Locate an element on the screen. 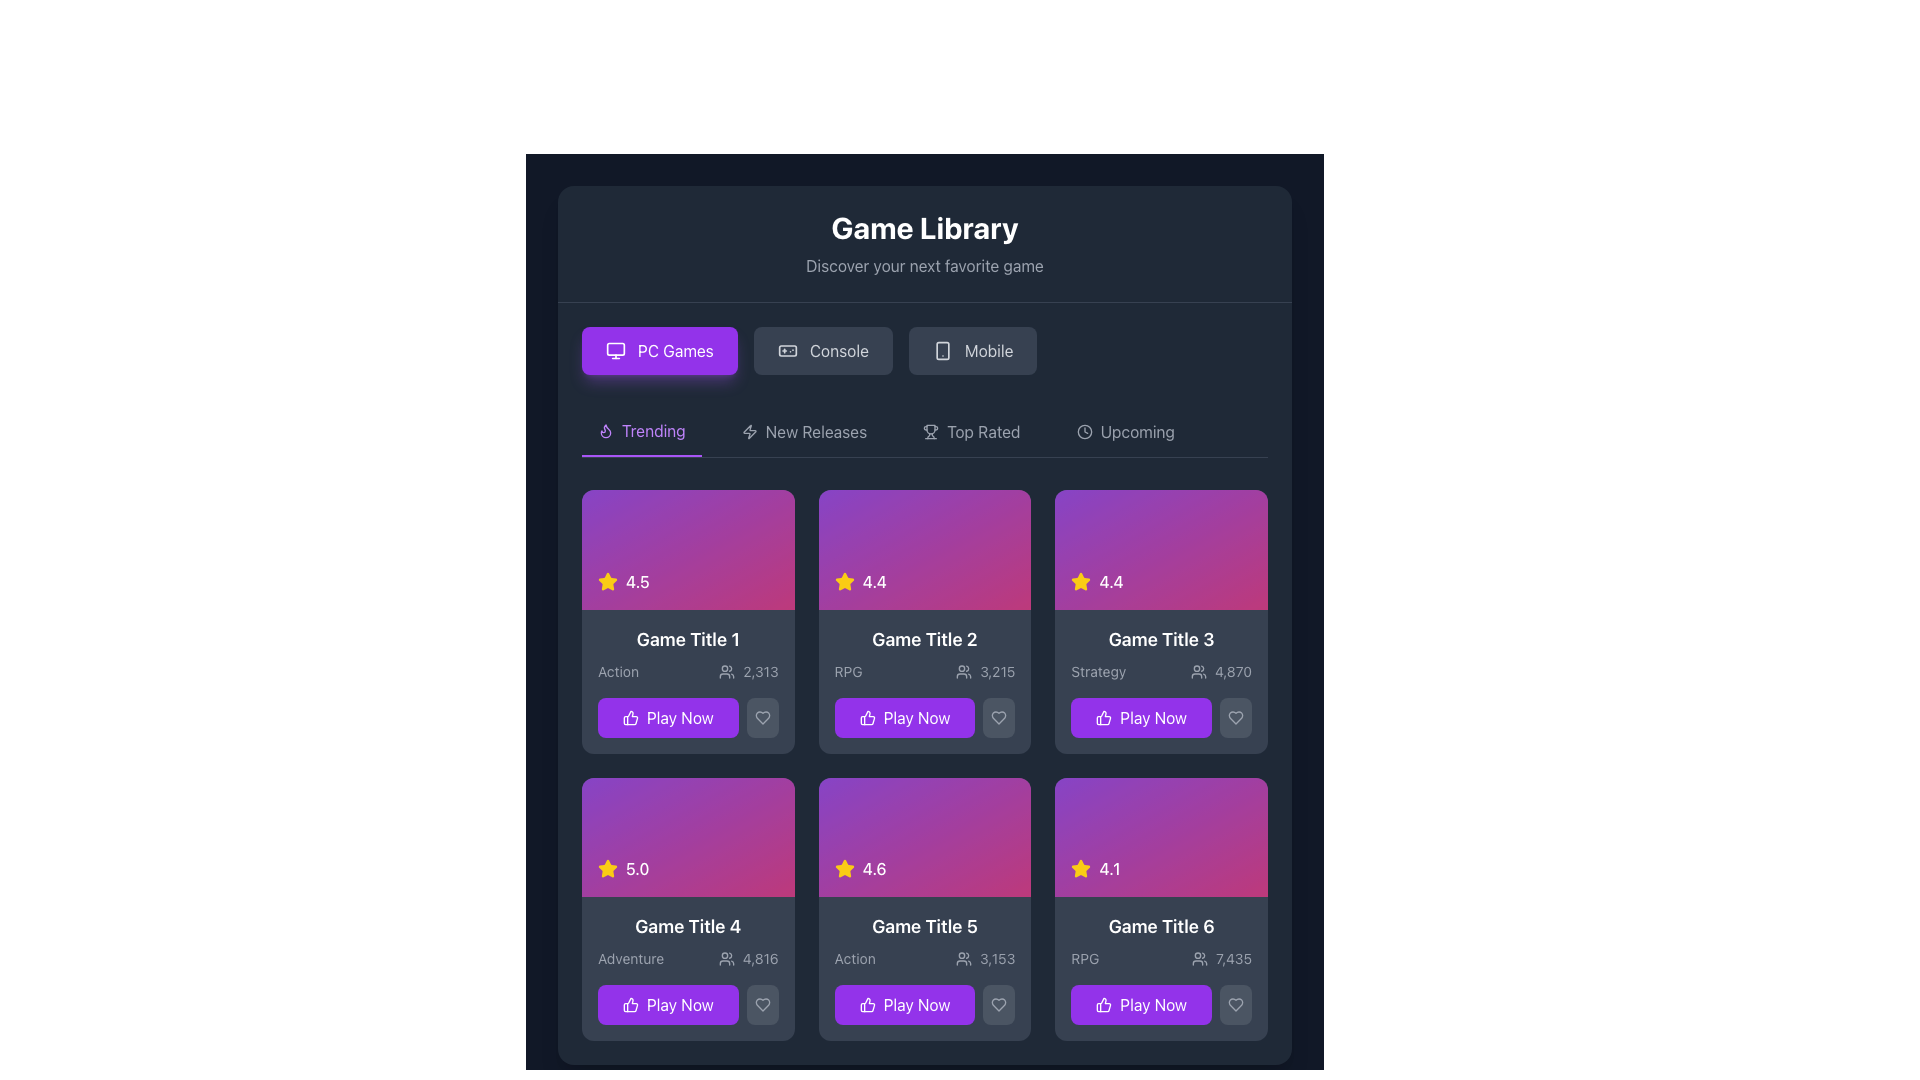 Image resolution: width=1920 pixels, height=1080 pixels. rectangular shape with rounded corners that is part of the smartphone icon, located at the top-left corner of the icon is located at coordinates (941, 350).